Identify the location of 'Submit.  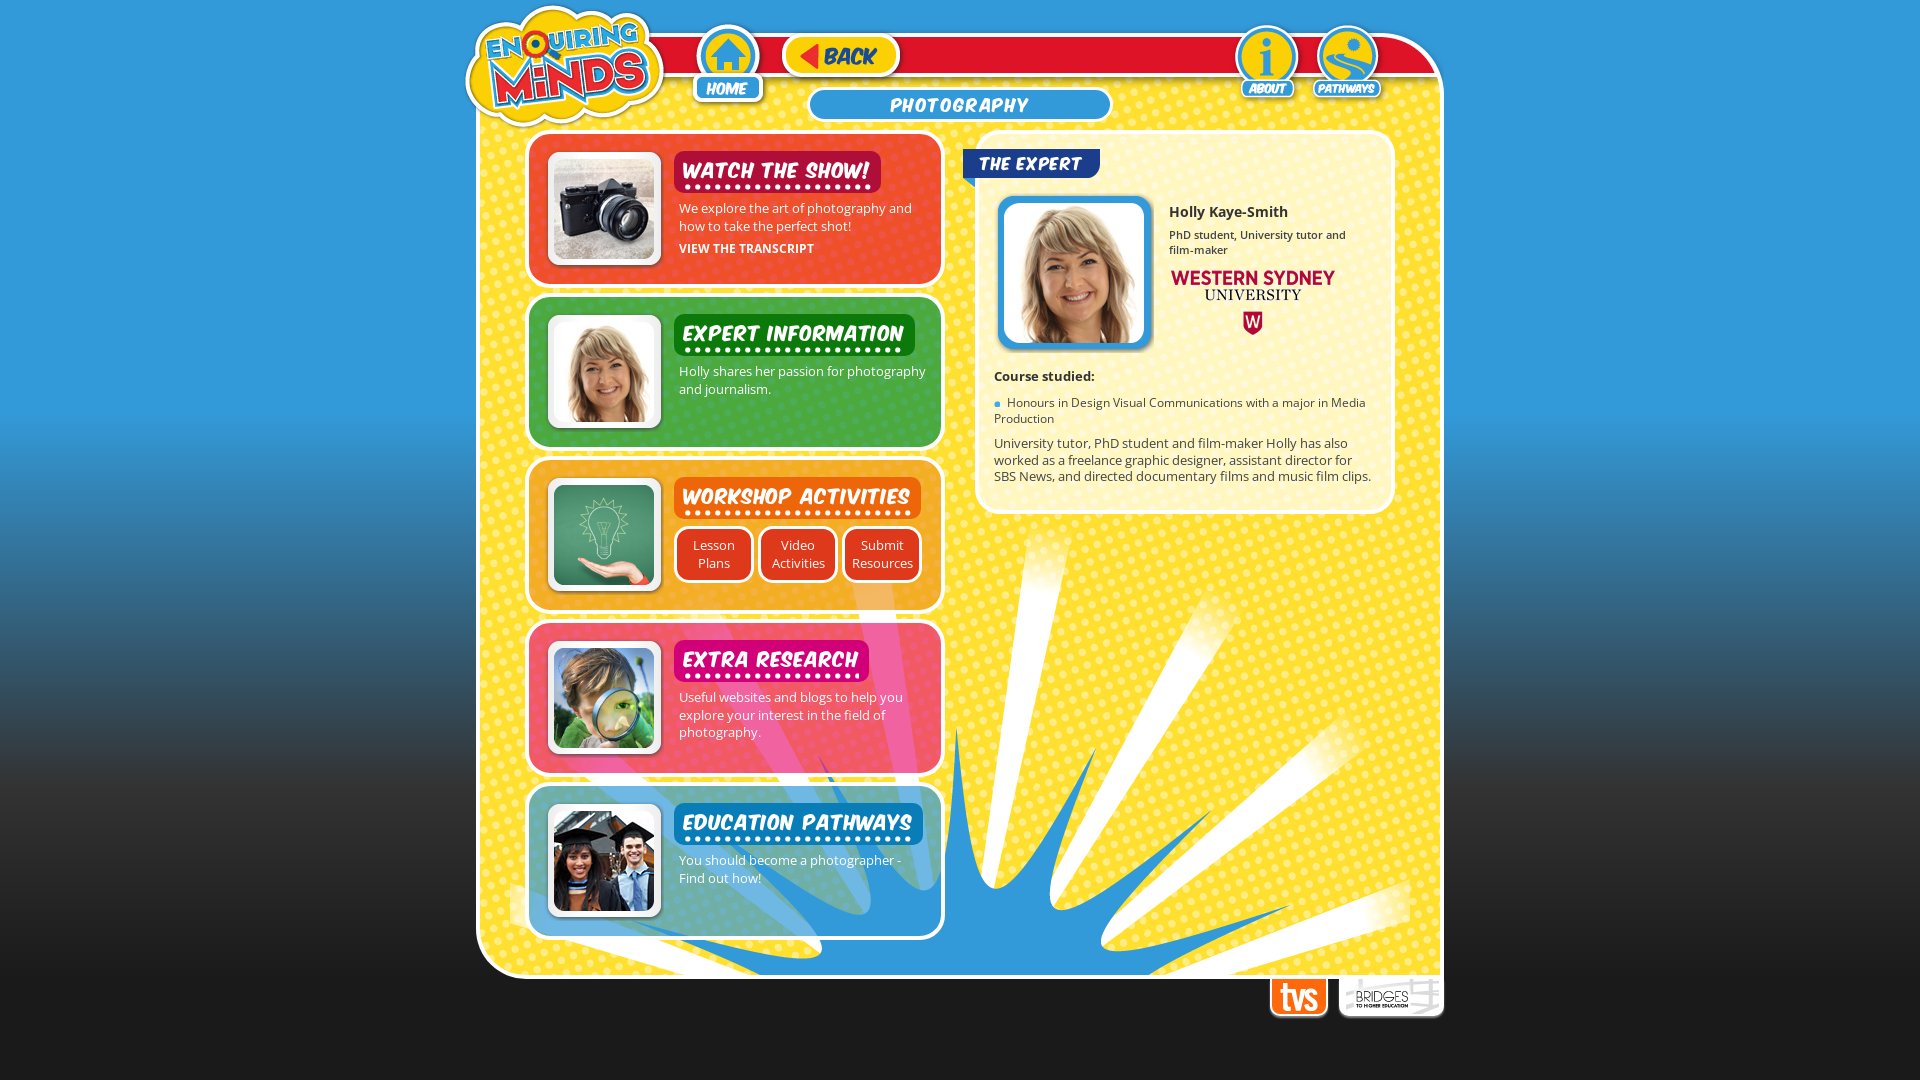
(881, 554).